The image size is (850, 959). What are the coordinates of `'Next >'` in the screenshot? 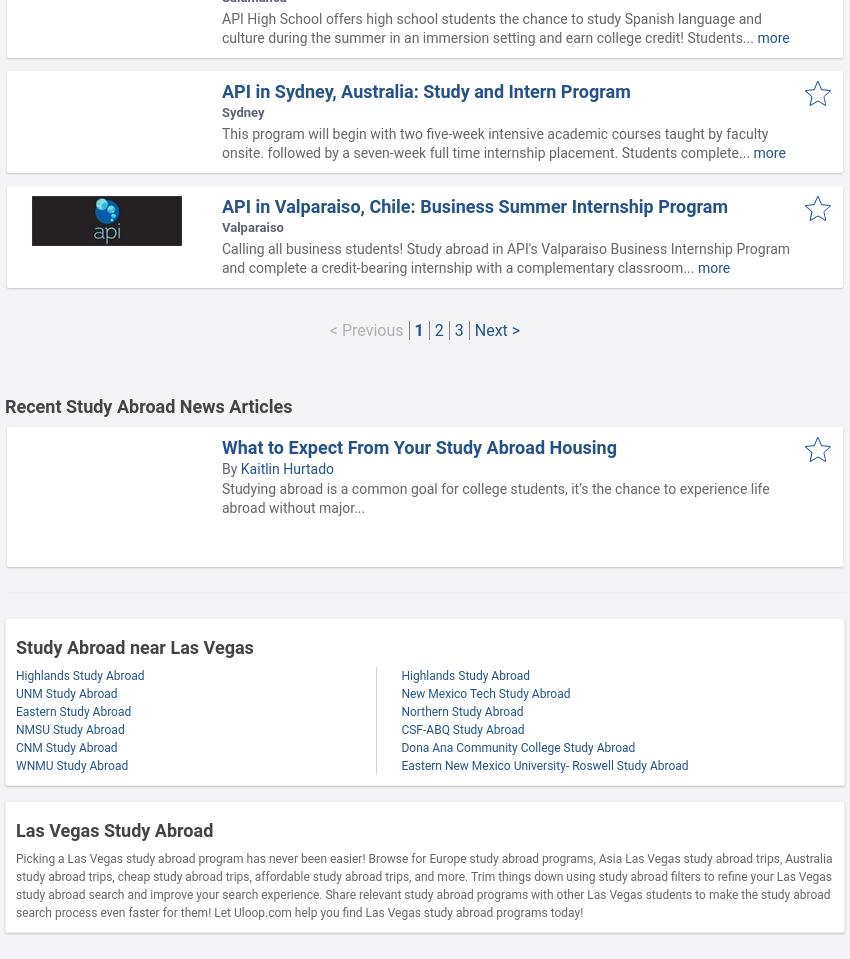 It's located at (496, 329).